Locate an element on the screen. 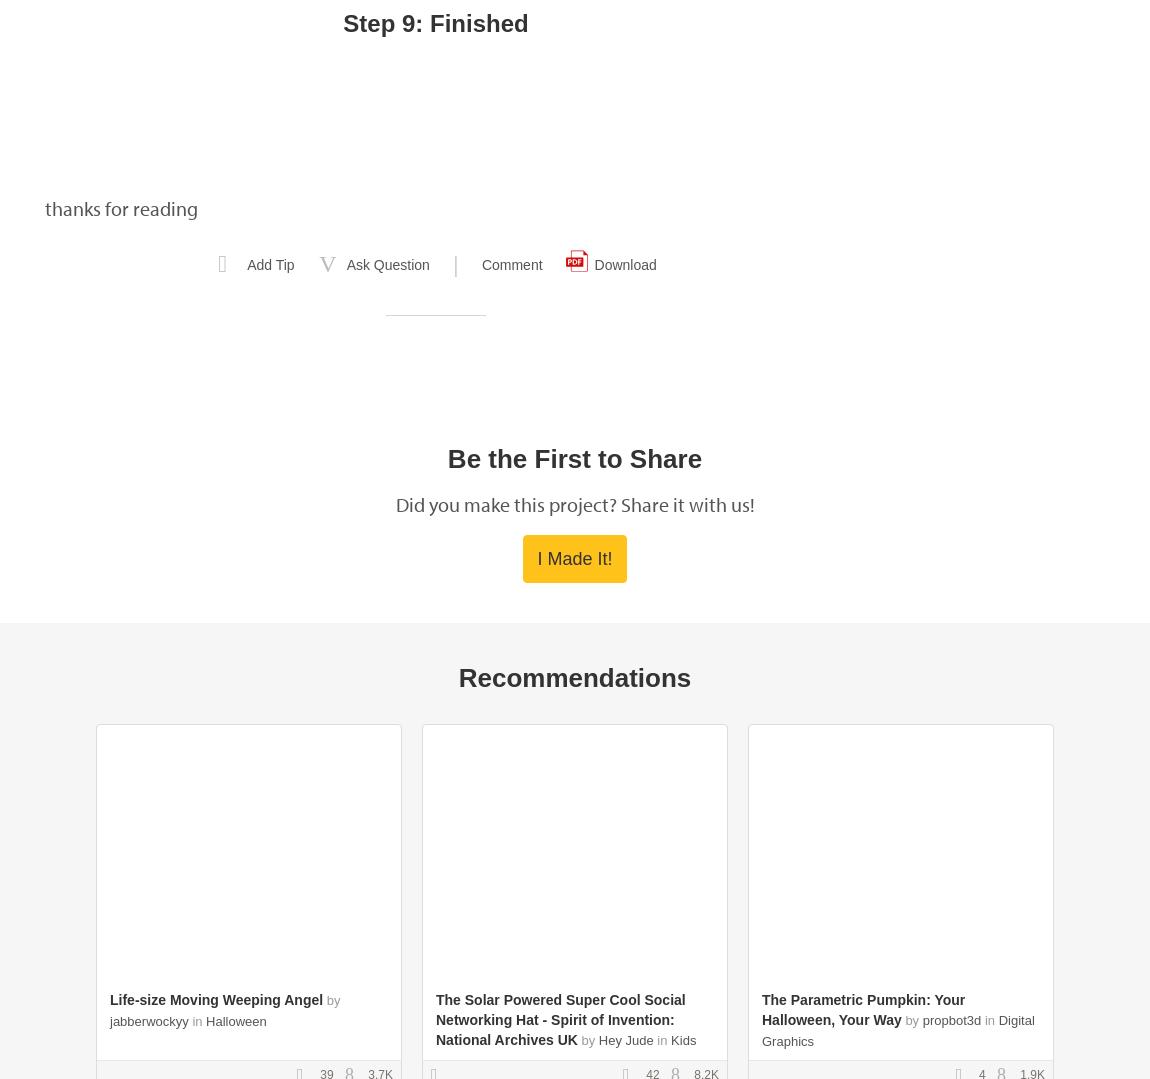  'The Parametric Pumpkin: Your Halloween, Your Way' is located at coordinates (863, 1010).